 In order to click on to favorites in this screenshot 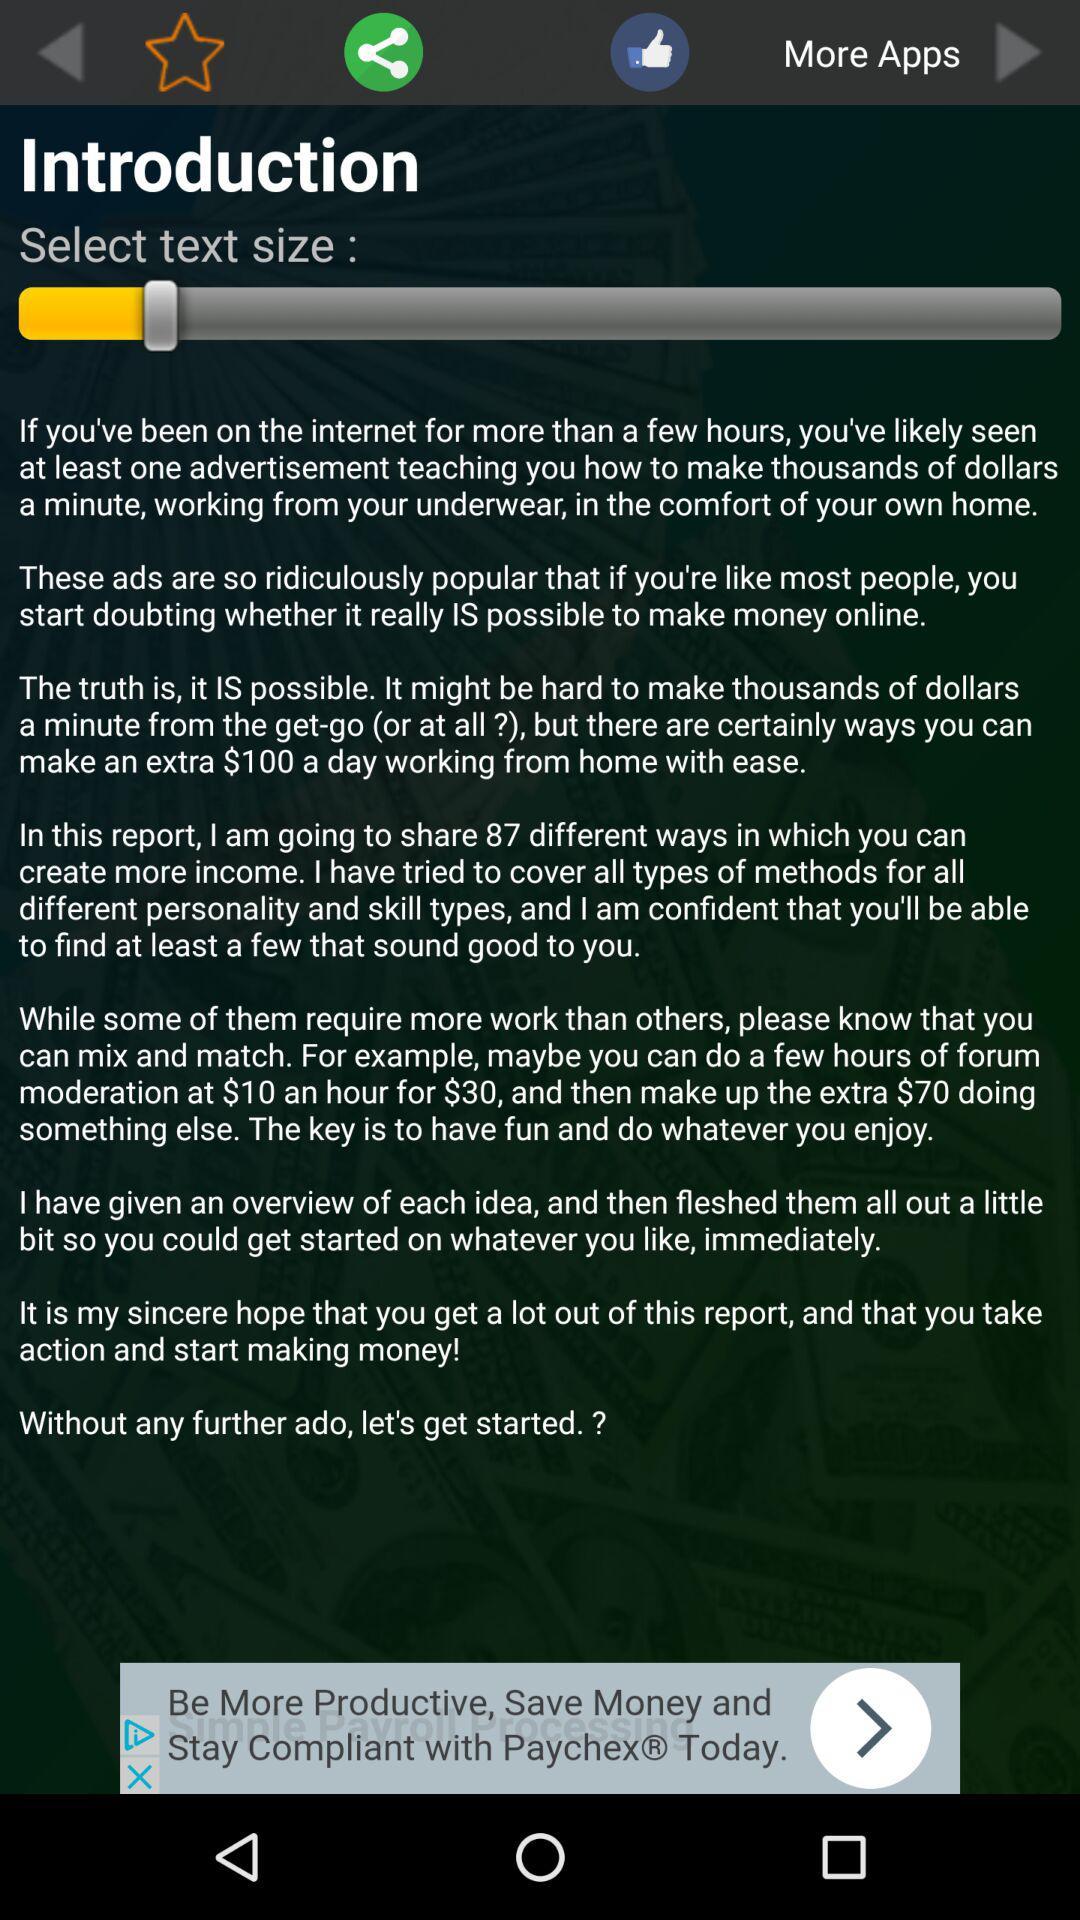, I will do `click(184, 52)`.